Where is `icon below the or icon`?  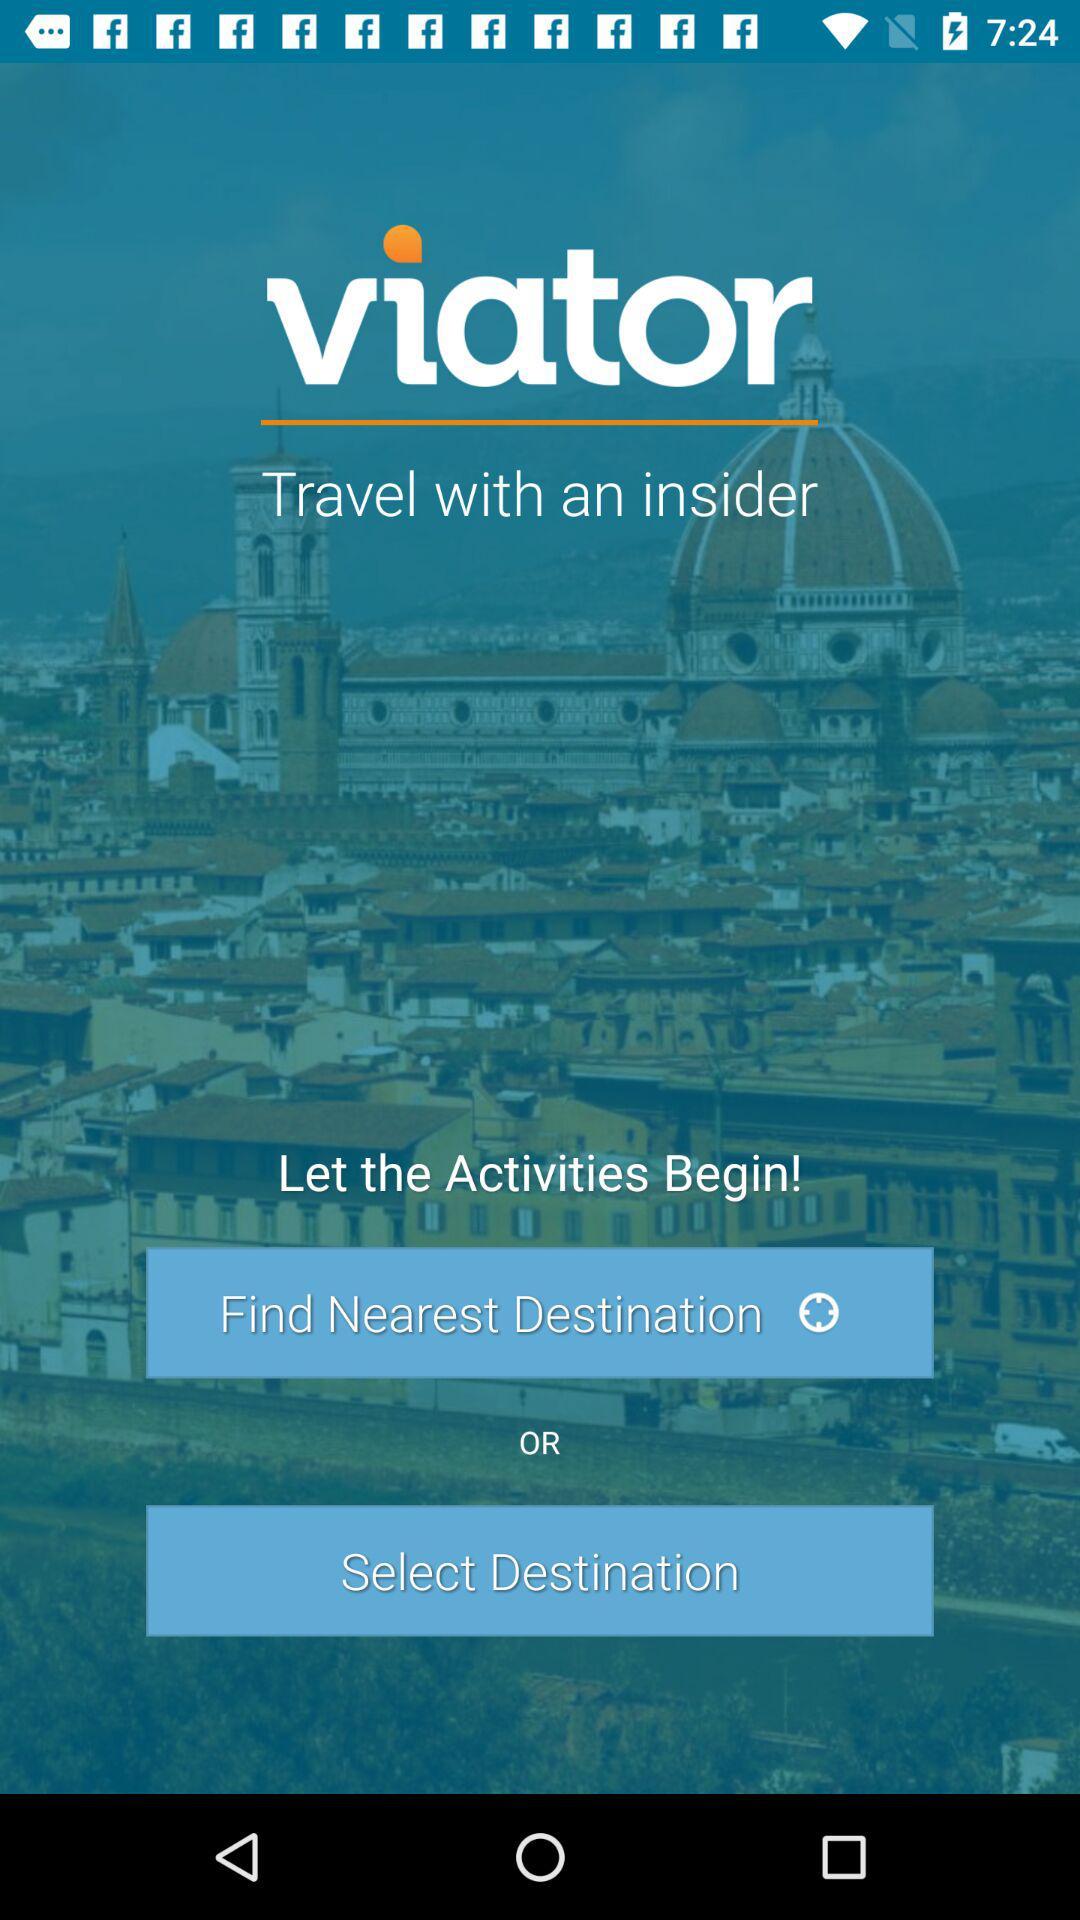
icon below the or icon is located at coordinates (540, 1569).